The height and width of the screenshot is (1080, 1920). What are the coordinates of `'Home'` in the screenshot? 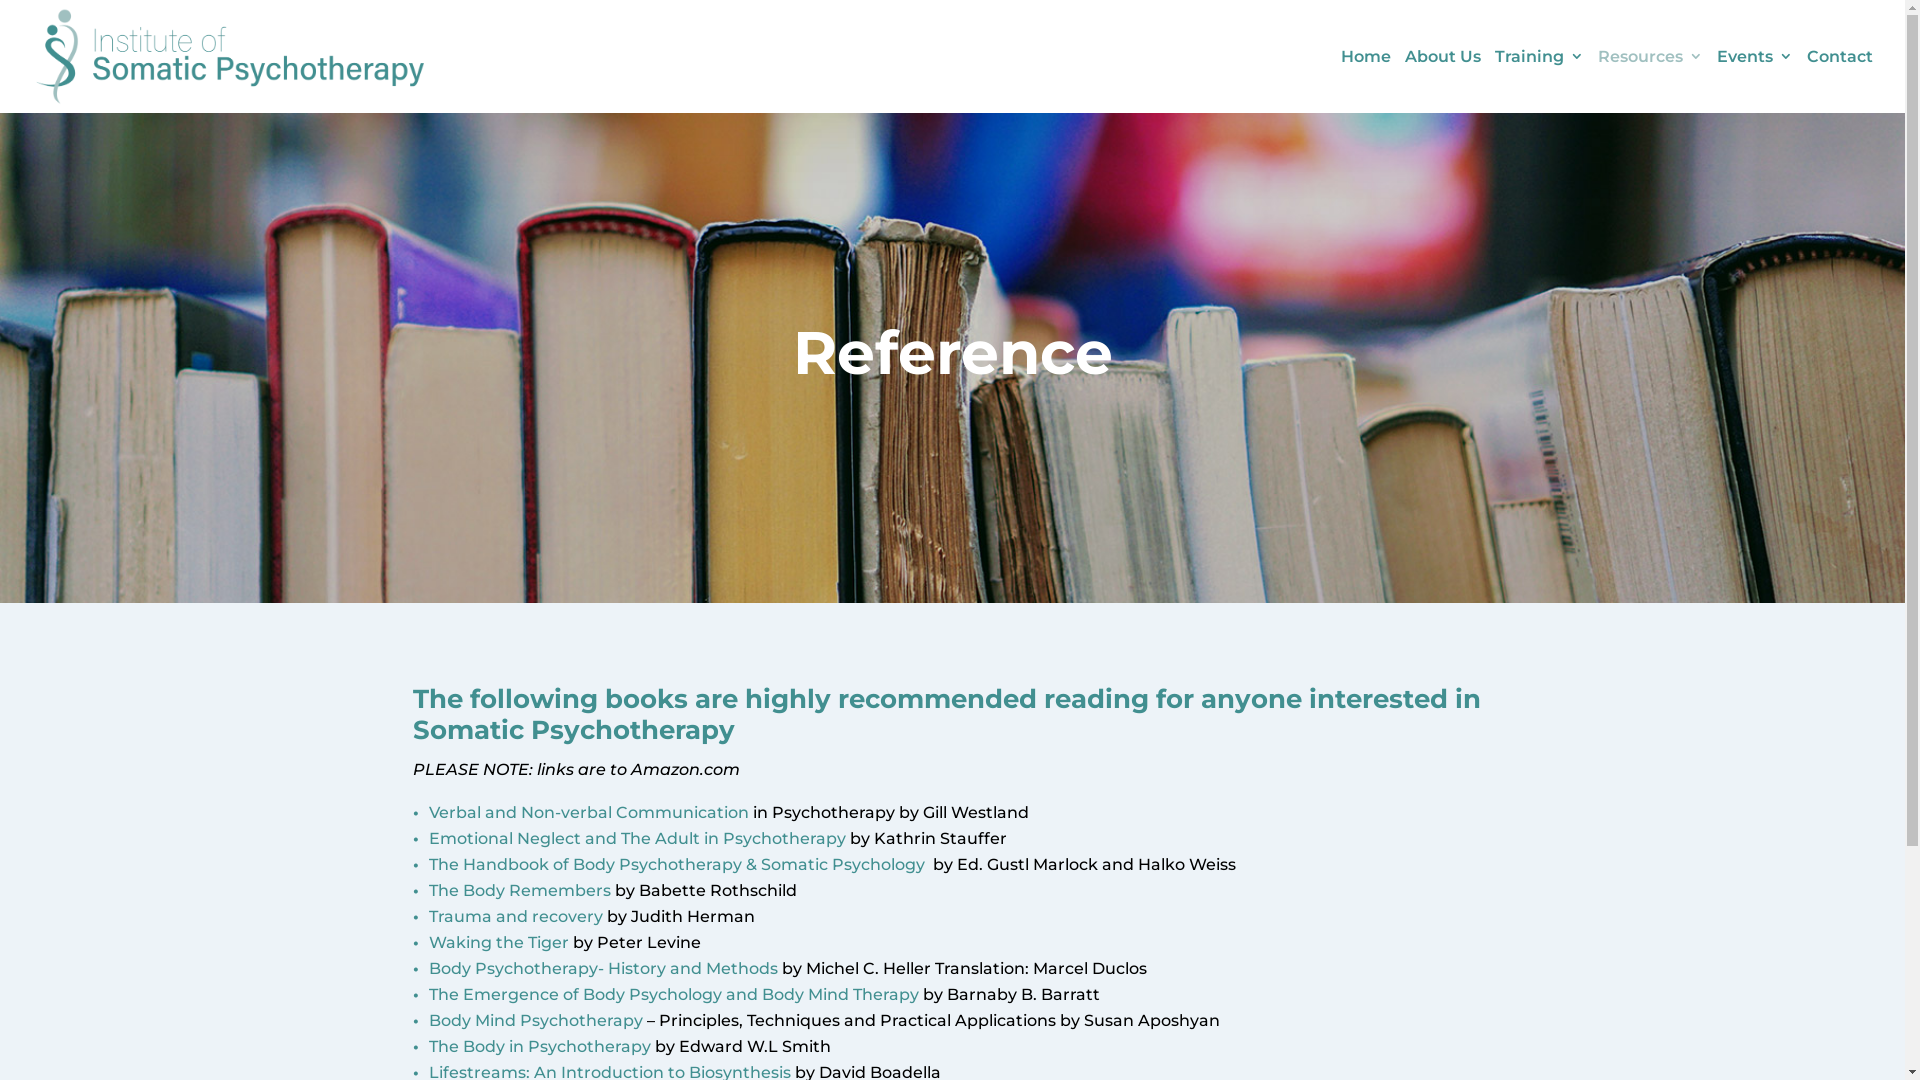 It's located at (1365, 80).